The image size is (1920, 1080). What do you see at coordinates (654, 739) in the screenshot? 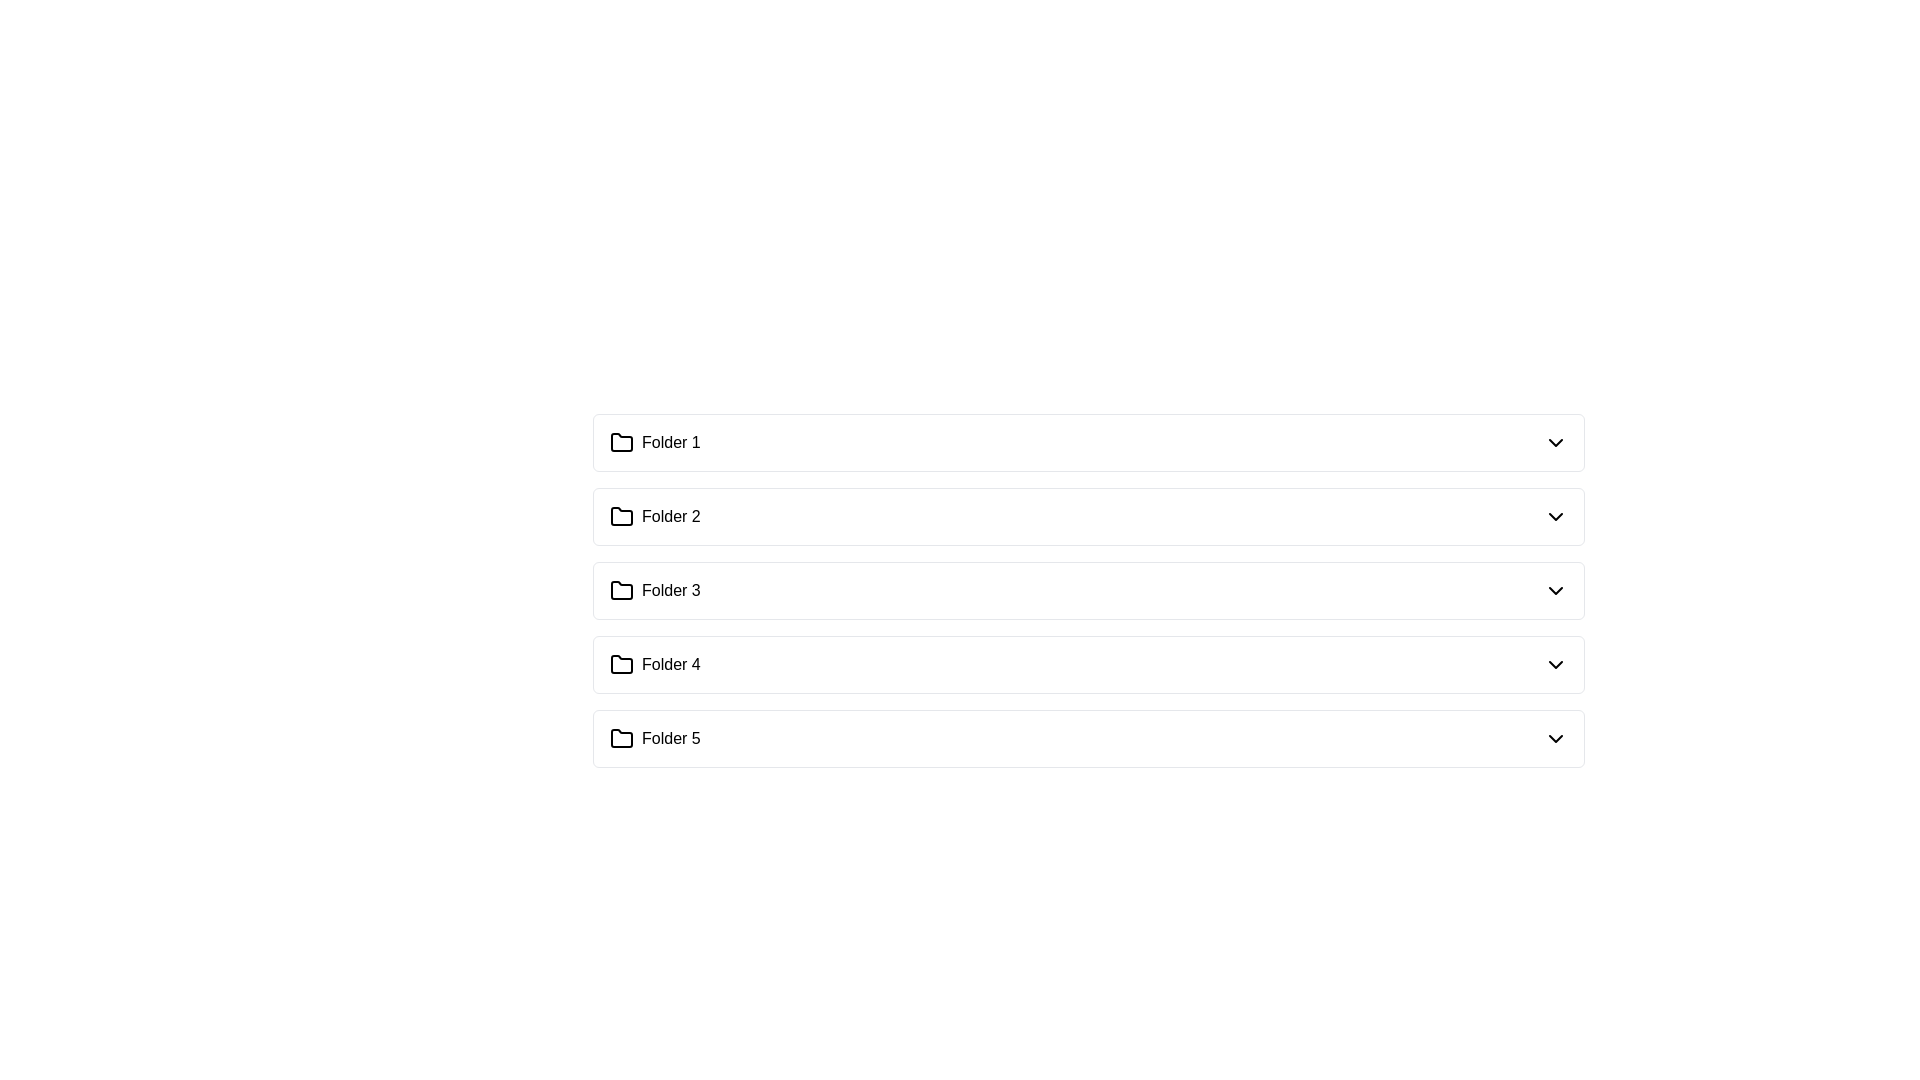
I see `the label with the text 'Folder 5' which is represented by a folder icon and is located` at bounding box center [654, 739].